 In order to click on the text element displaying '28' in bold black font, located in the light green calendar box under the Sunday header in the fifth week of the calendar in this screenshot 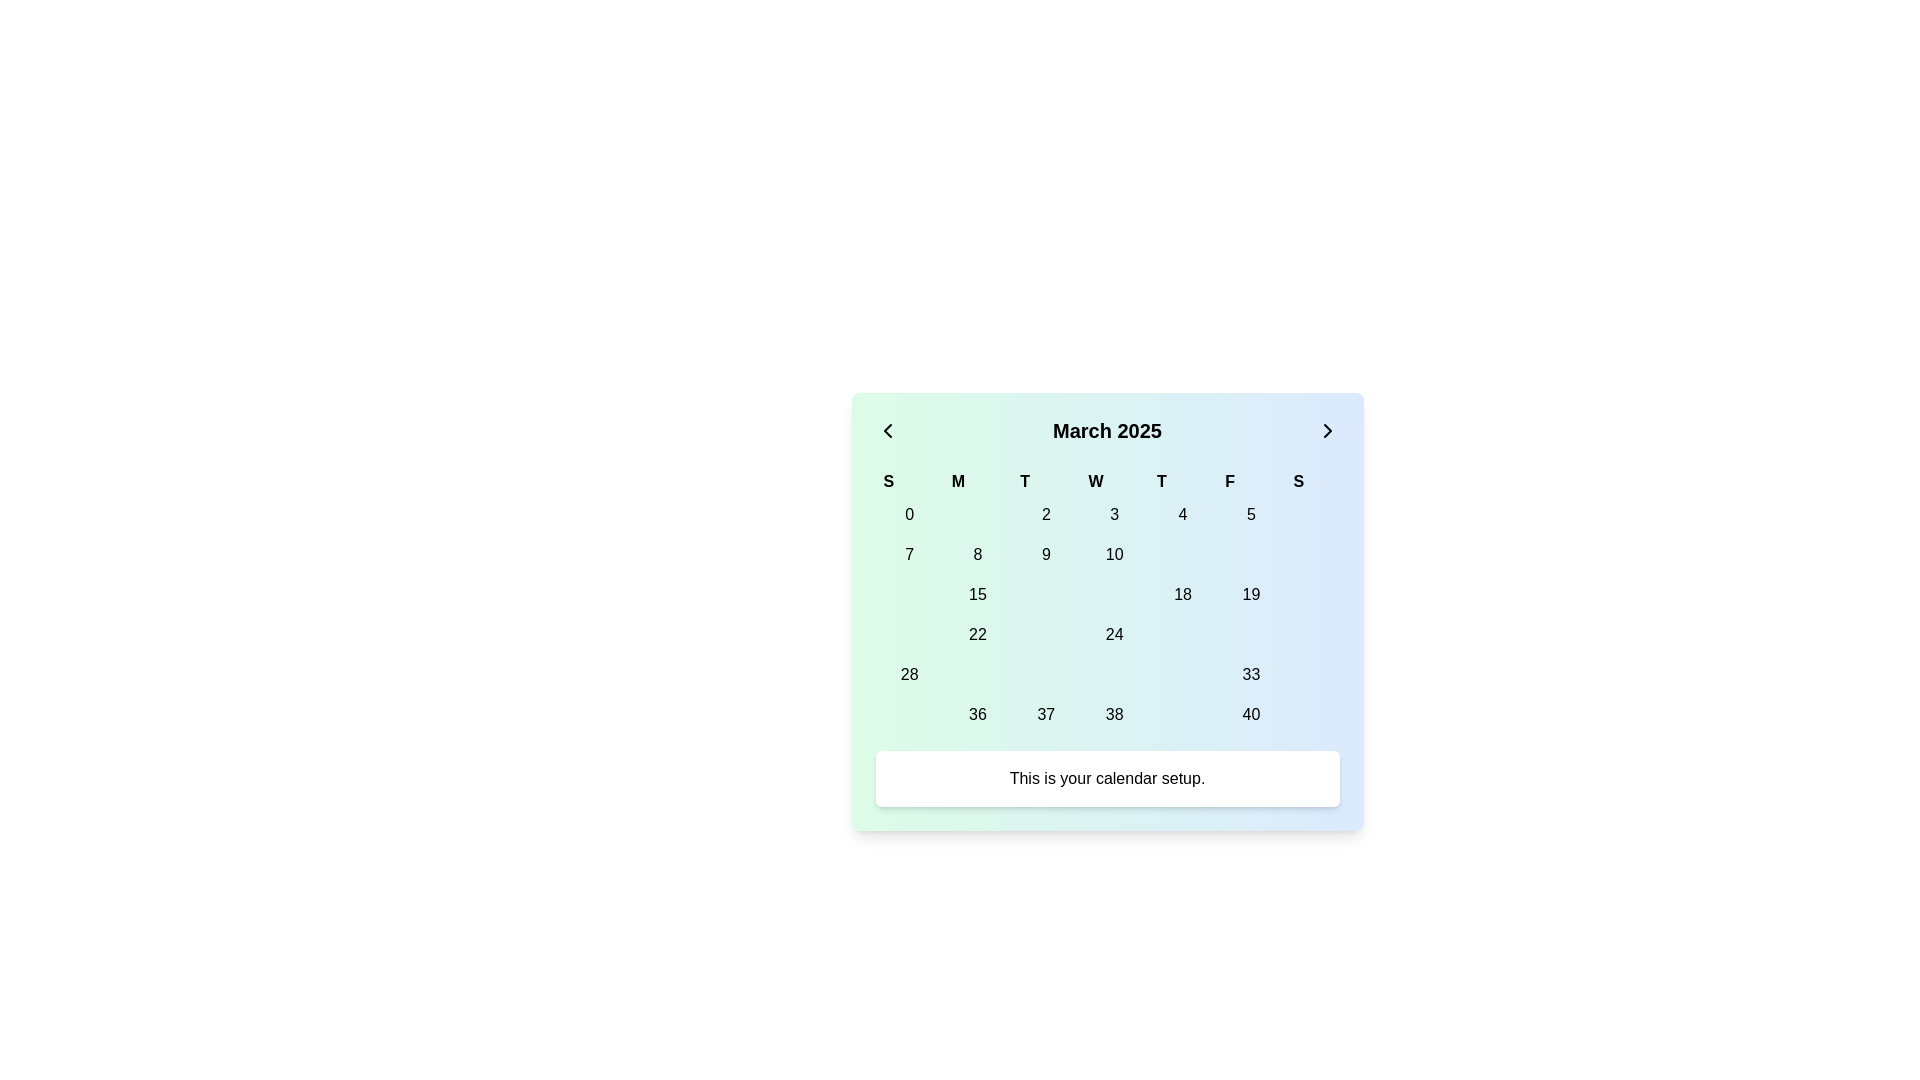, I will do `click(908, 675)`.